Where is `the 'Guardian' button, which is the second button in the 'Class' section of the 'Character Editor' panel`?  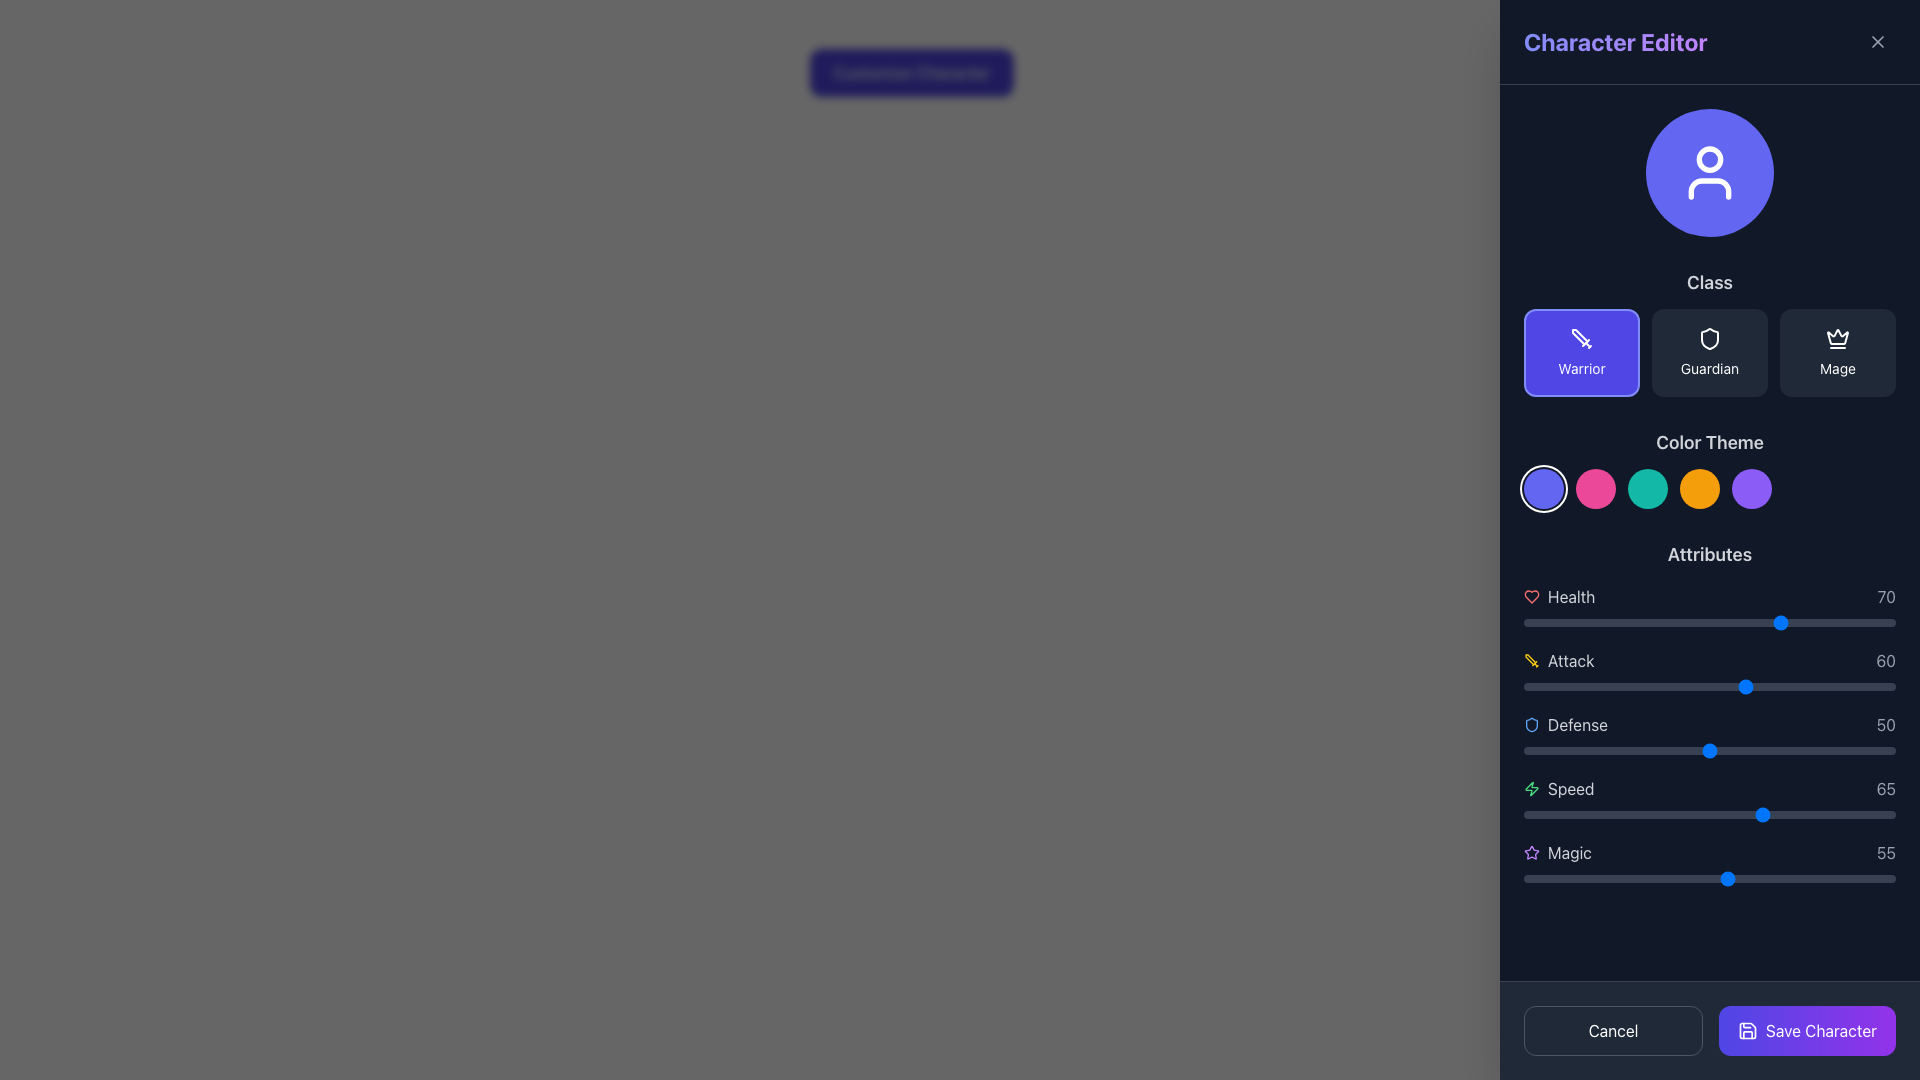
the 'Guardian' button, which is the second button in the 'Class' section of the 'Character Editor' panel is located at coordinates (1708, 352).